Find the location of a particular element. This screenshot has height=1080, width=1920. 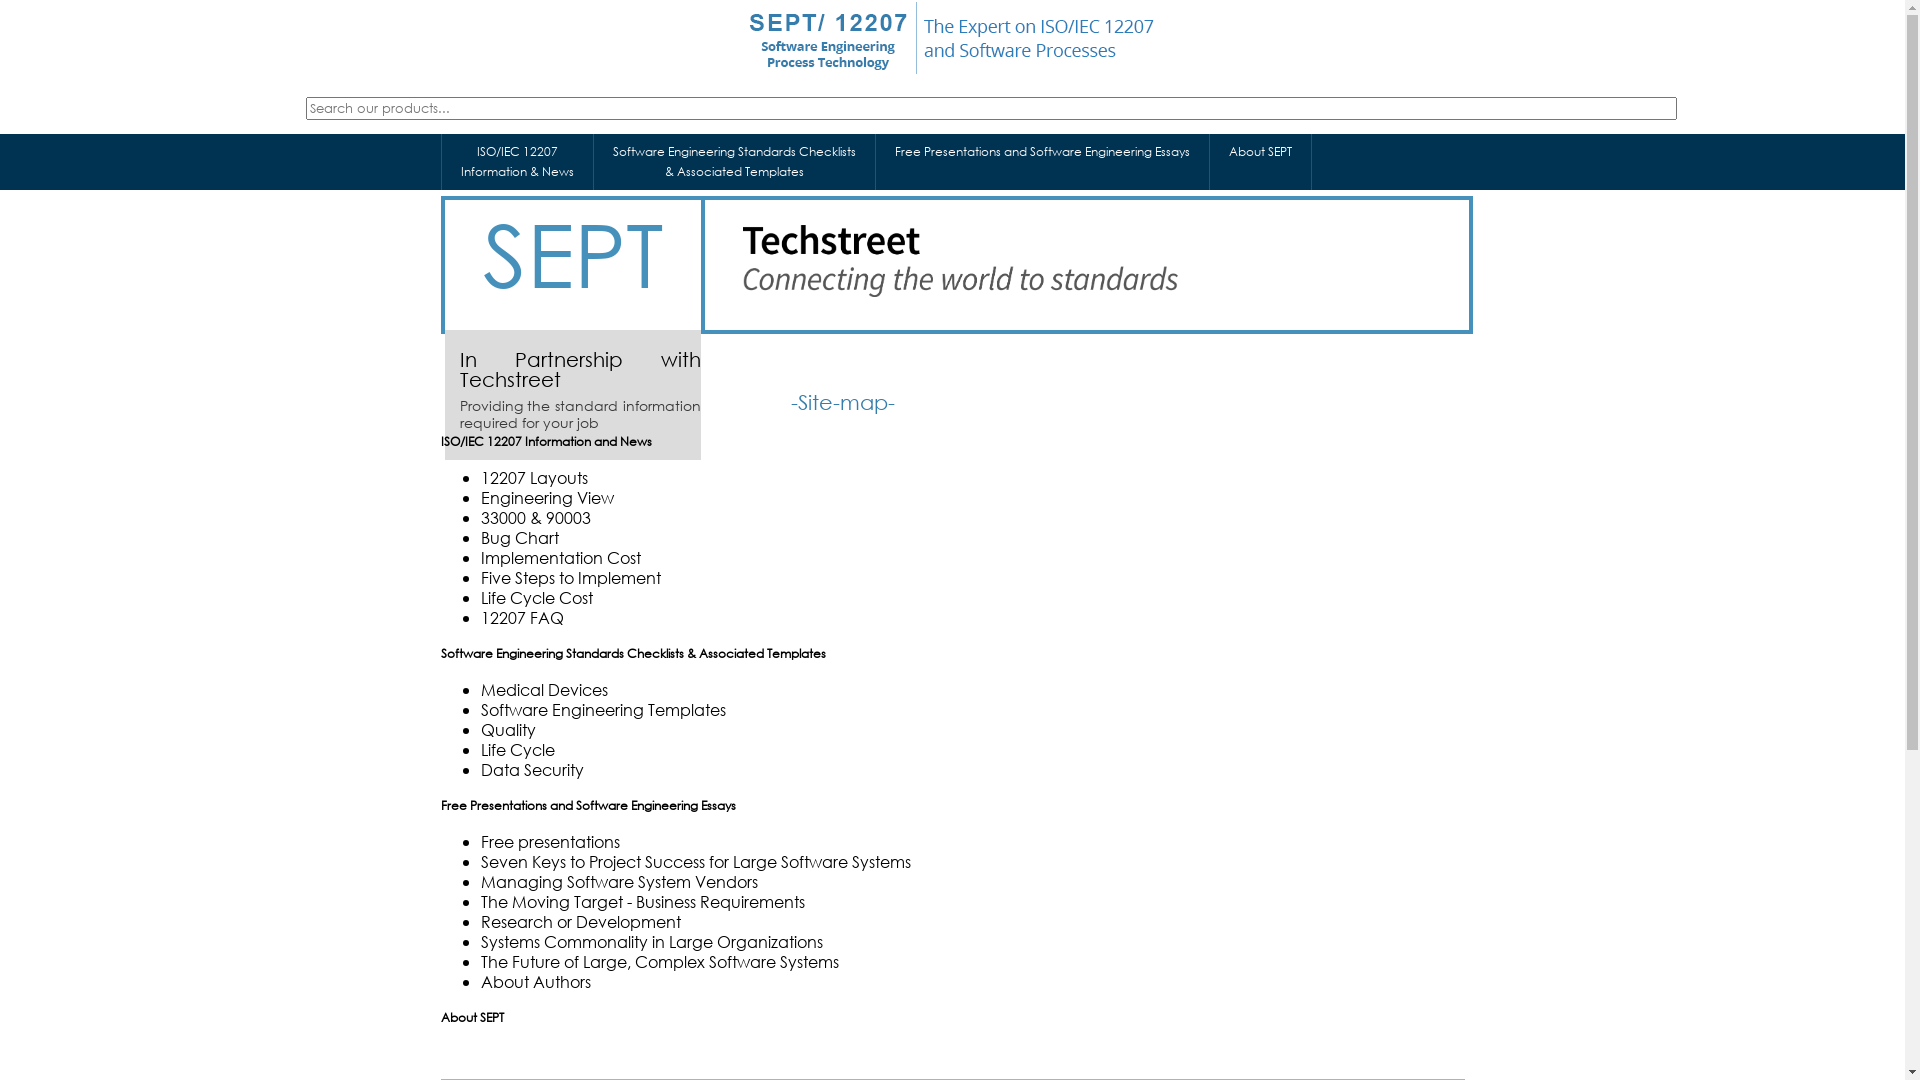

'ISO/IEC 12207 is located at coordinates (517, 161).